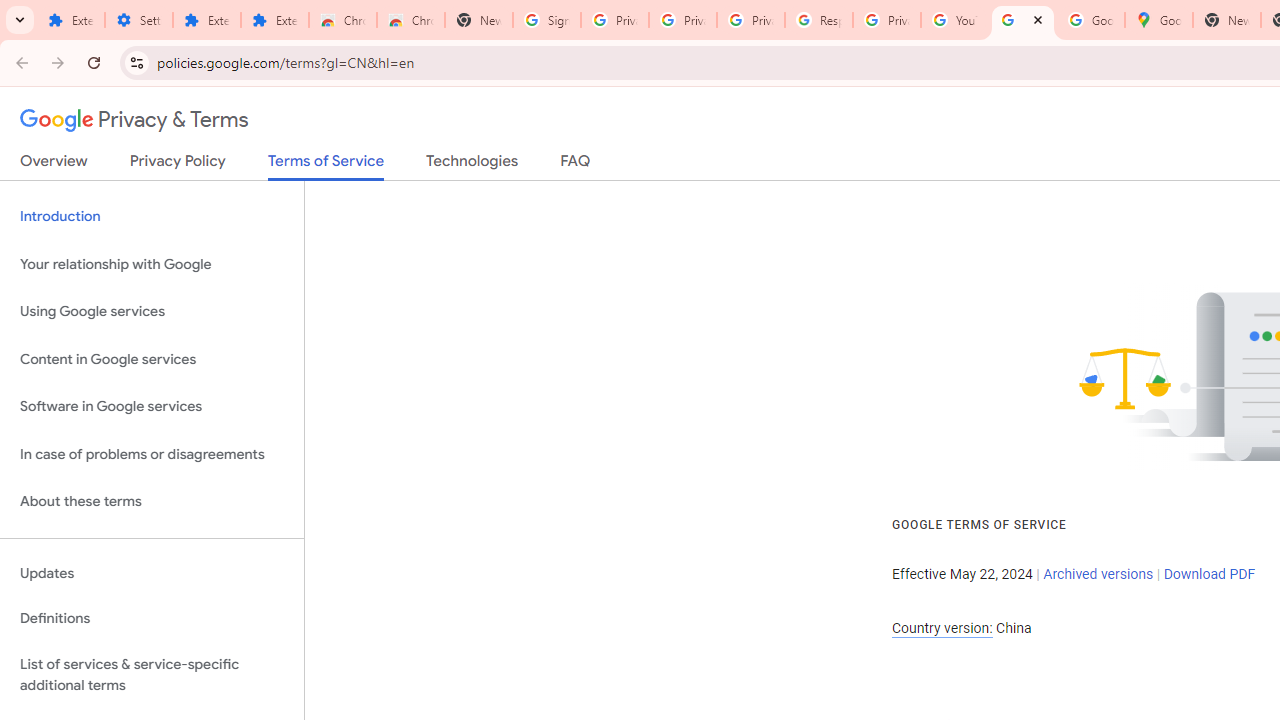  What do you see at coordinates (151, 501) in the screenshot?
I see `'About these terms'` at bounding box center [151, 501].